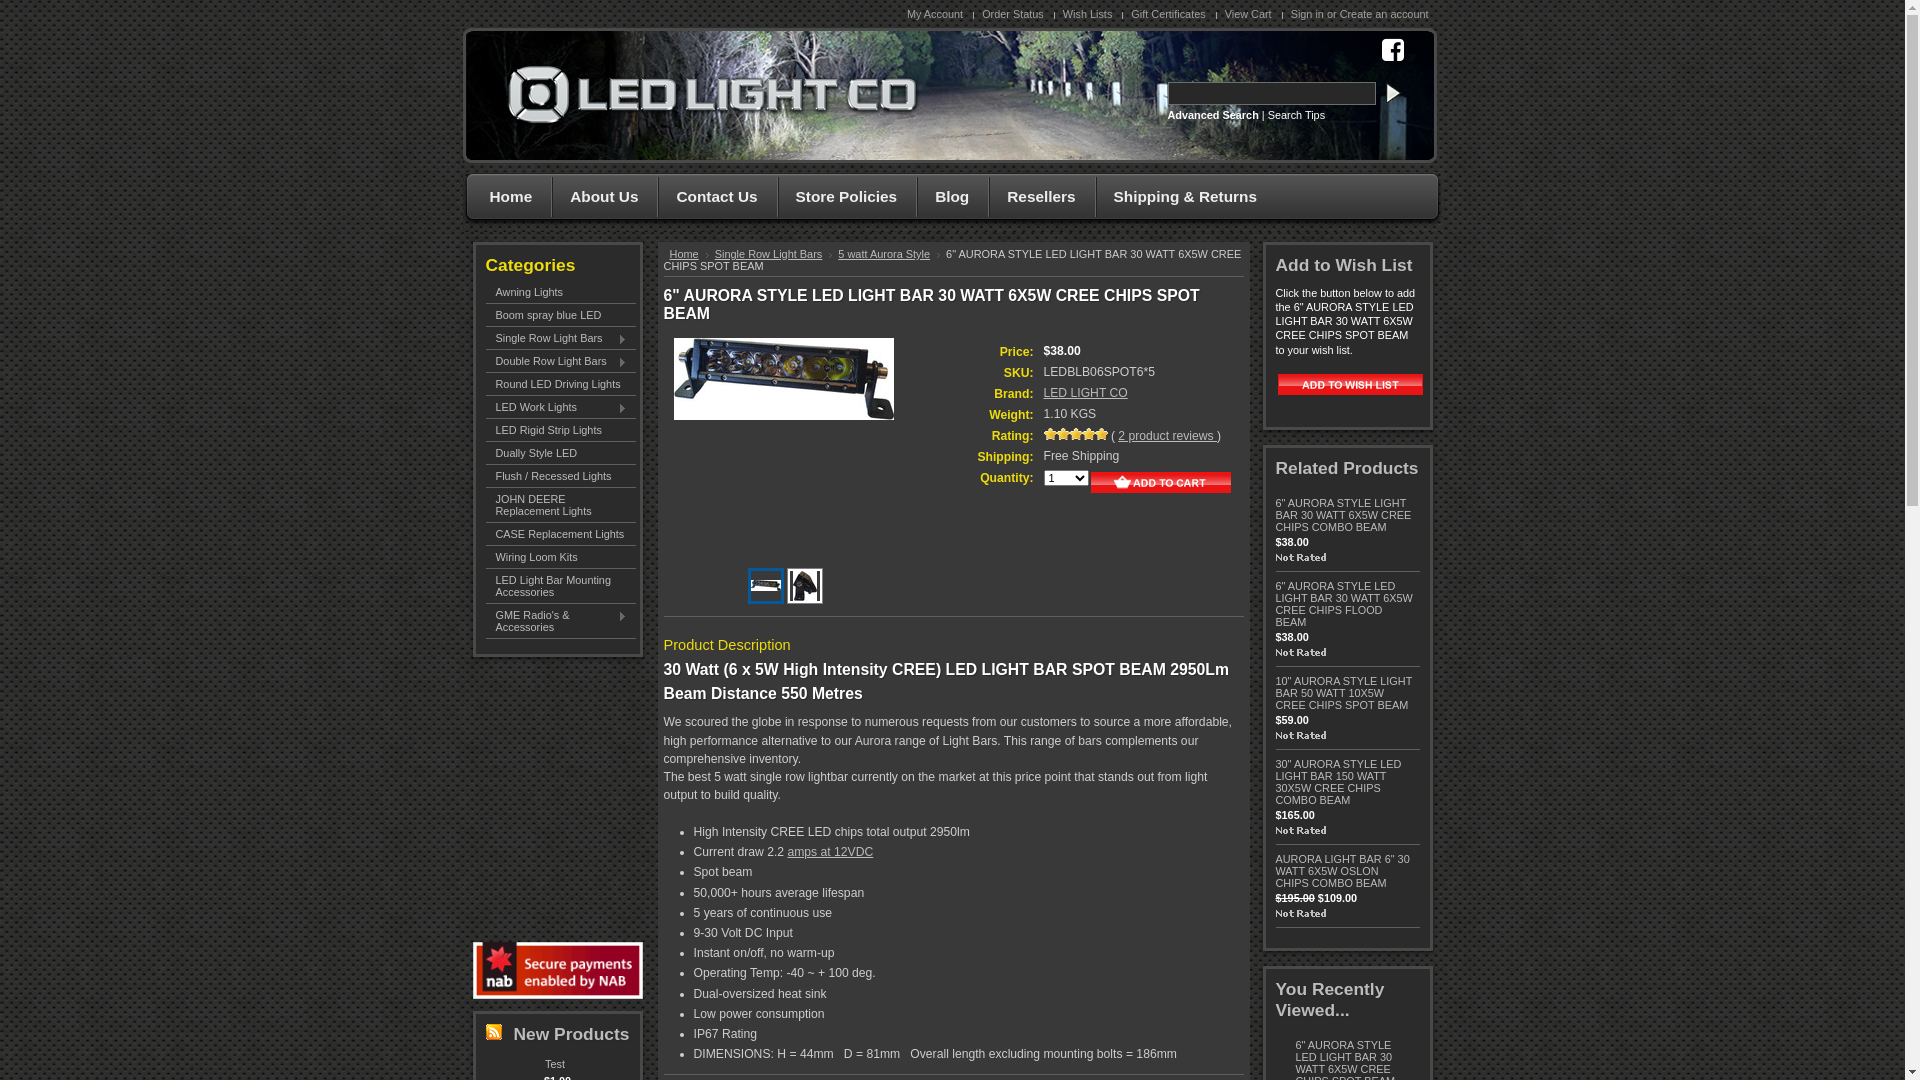 This screenshot has width=1920, height=1080. Describe the element at coordinates (1167, 115) in the screenshot. I see `'Advanced Search'` at that location.